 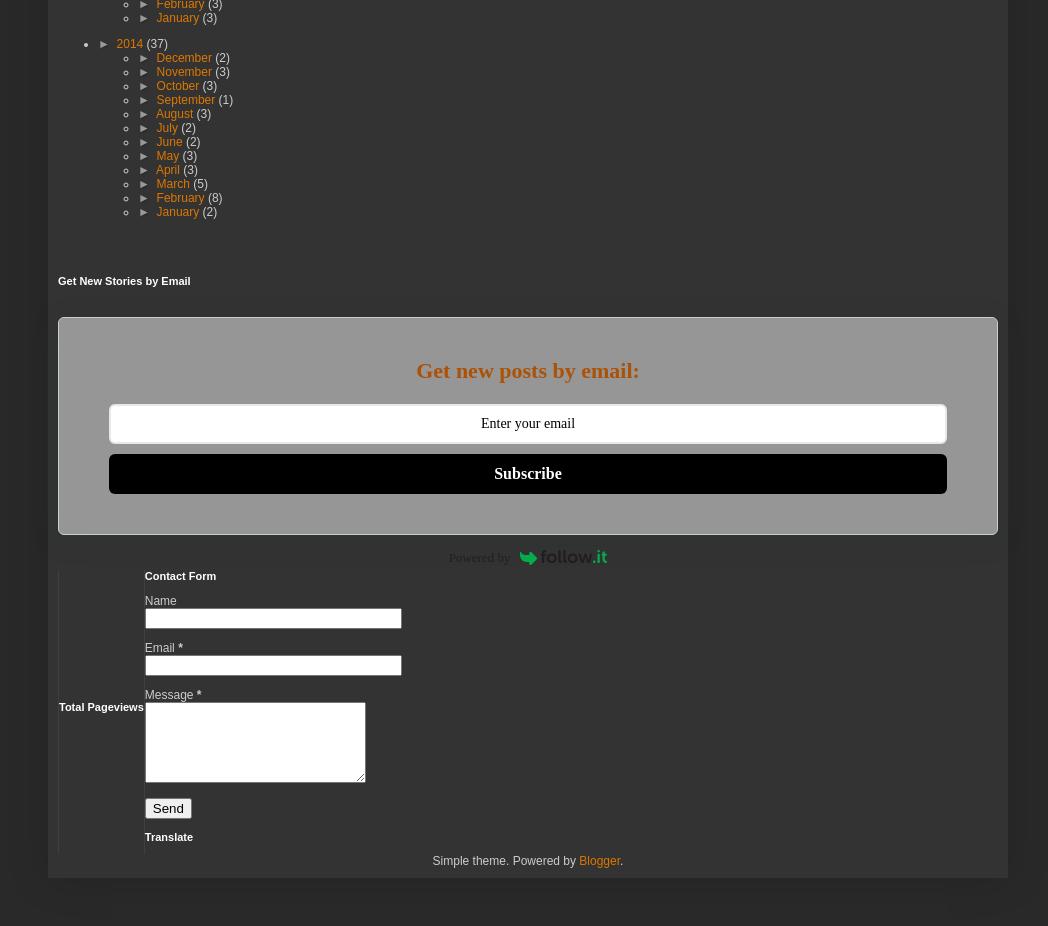 What do you see at coordinates (447, 556) in the screenshot?
I see `'Powered by'` at bounding box center [447, 556].